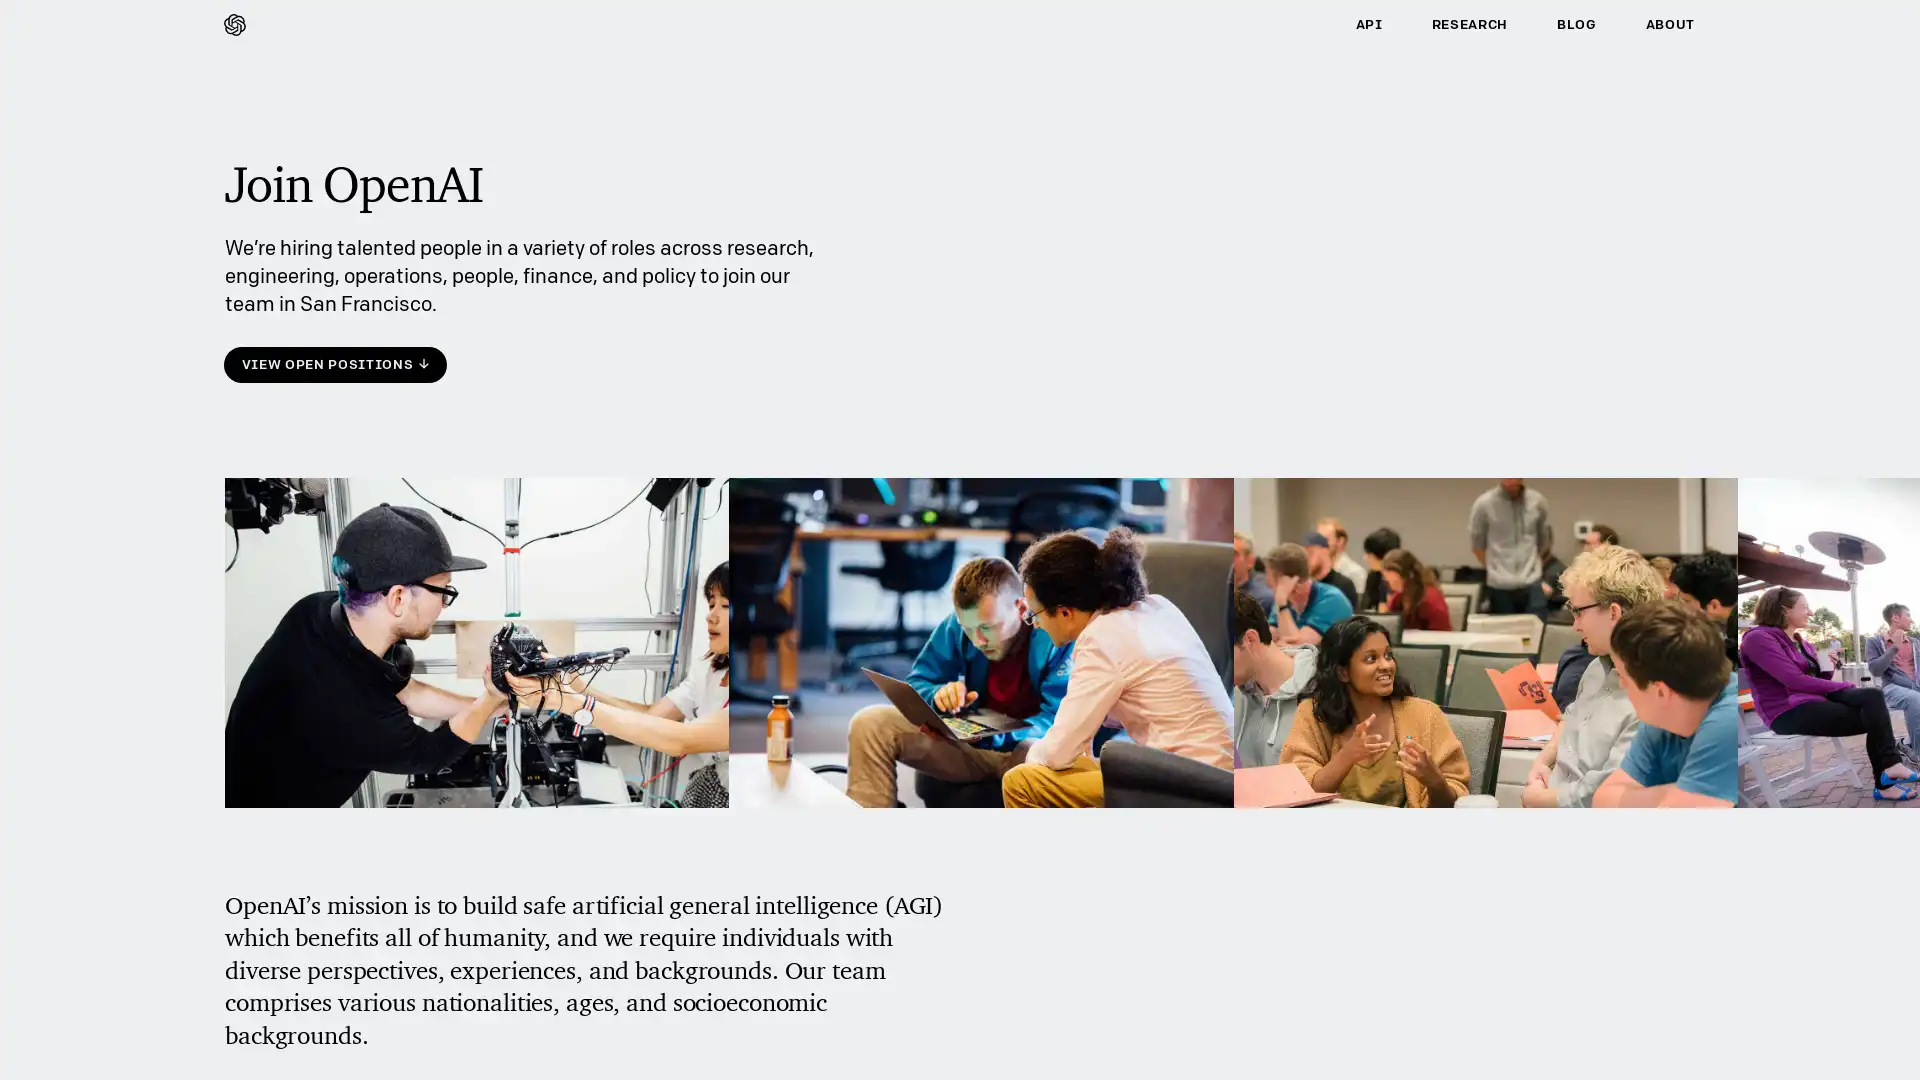  I want to click on Previous, so click(248, 678).